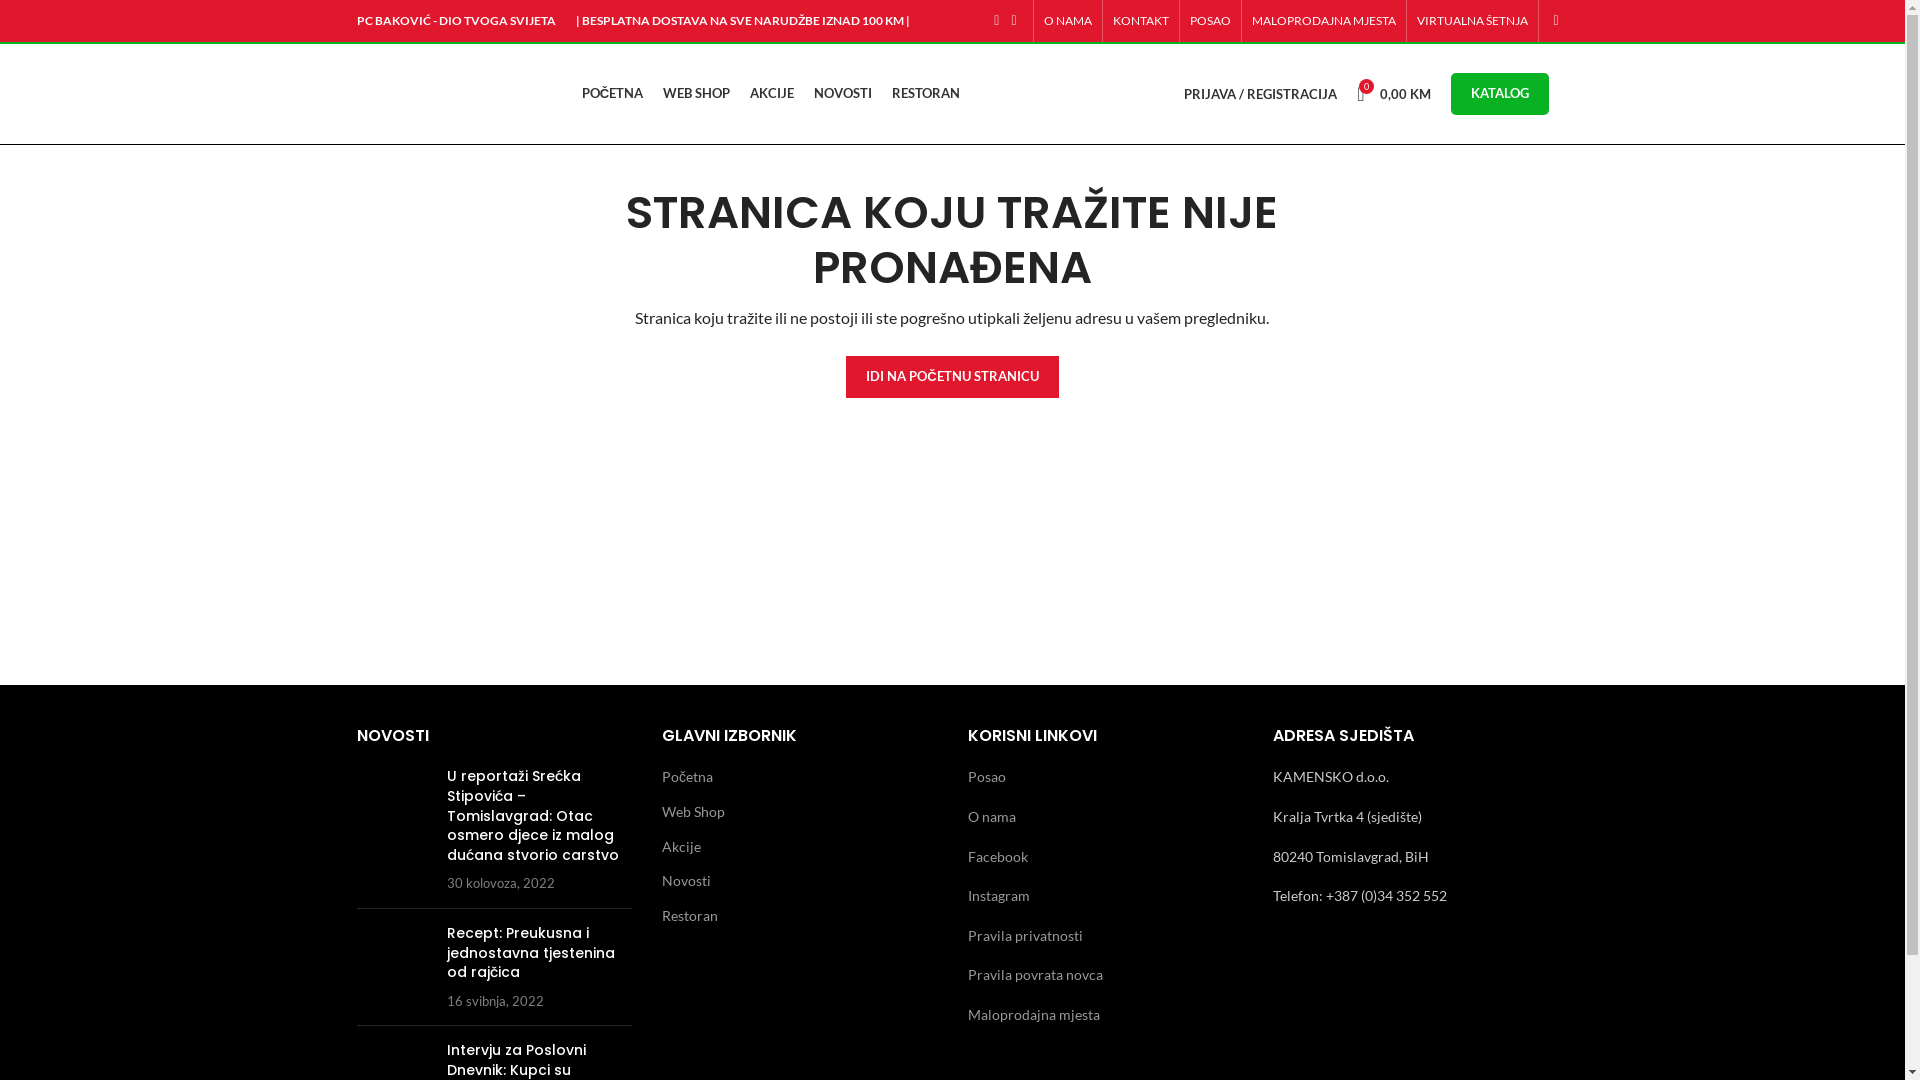 This screenshot has width=1920, height=1080. Describe the element at coordinates (687, 879) in the screenshot. I see `'Novosti'` at that location.